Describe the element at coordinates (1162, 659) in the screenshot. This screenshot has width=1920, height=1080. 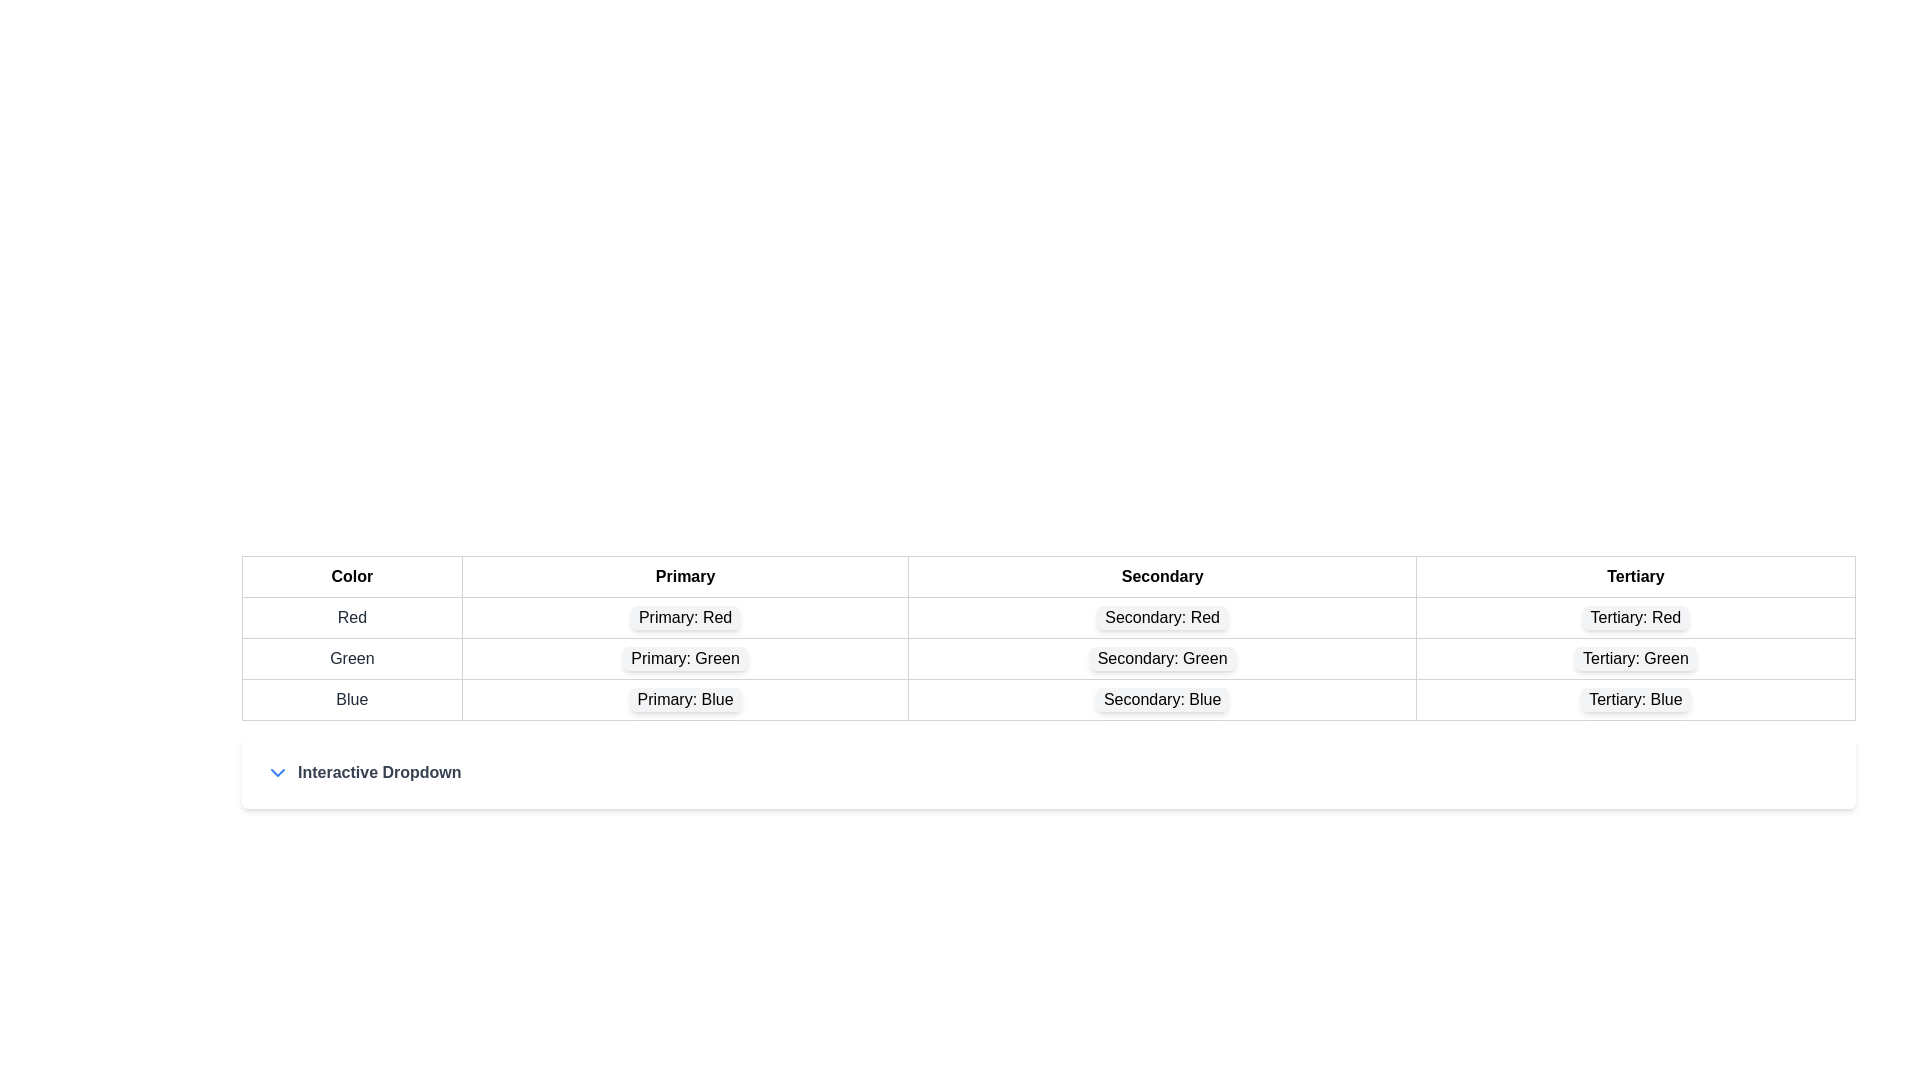
I see `the Text Label displaying information about the secondary classification associated with the 'Green' context located in the second row and 'Secondary' column of the table` at that location.